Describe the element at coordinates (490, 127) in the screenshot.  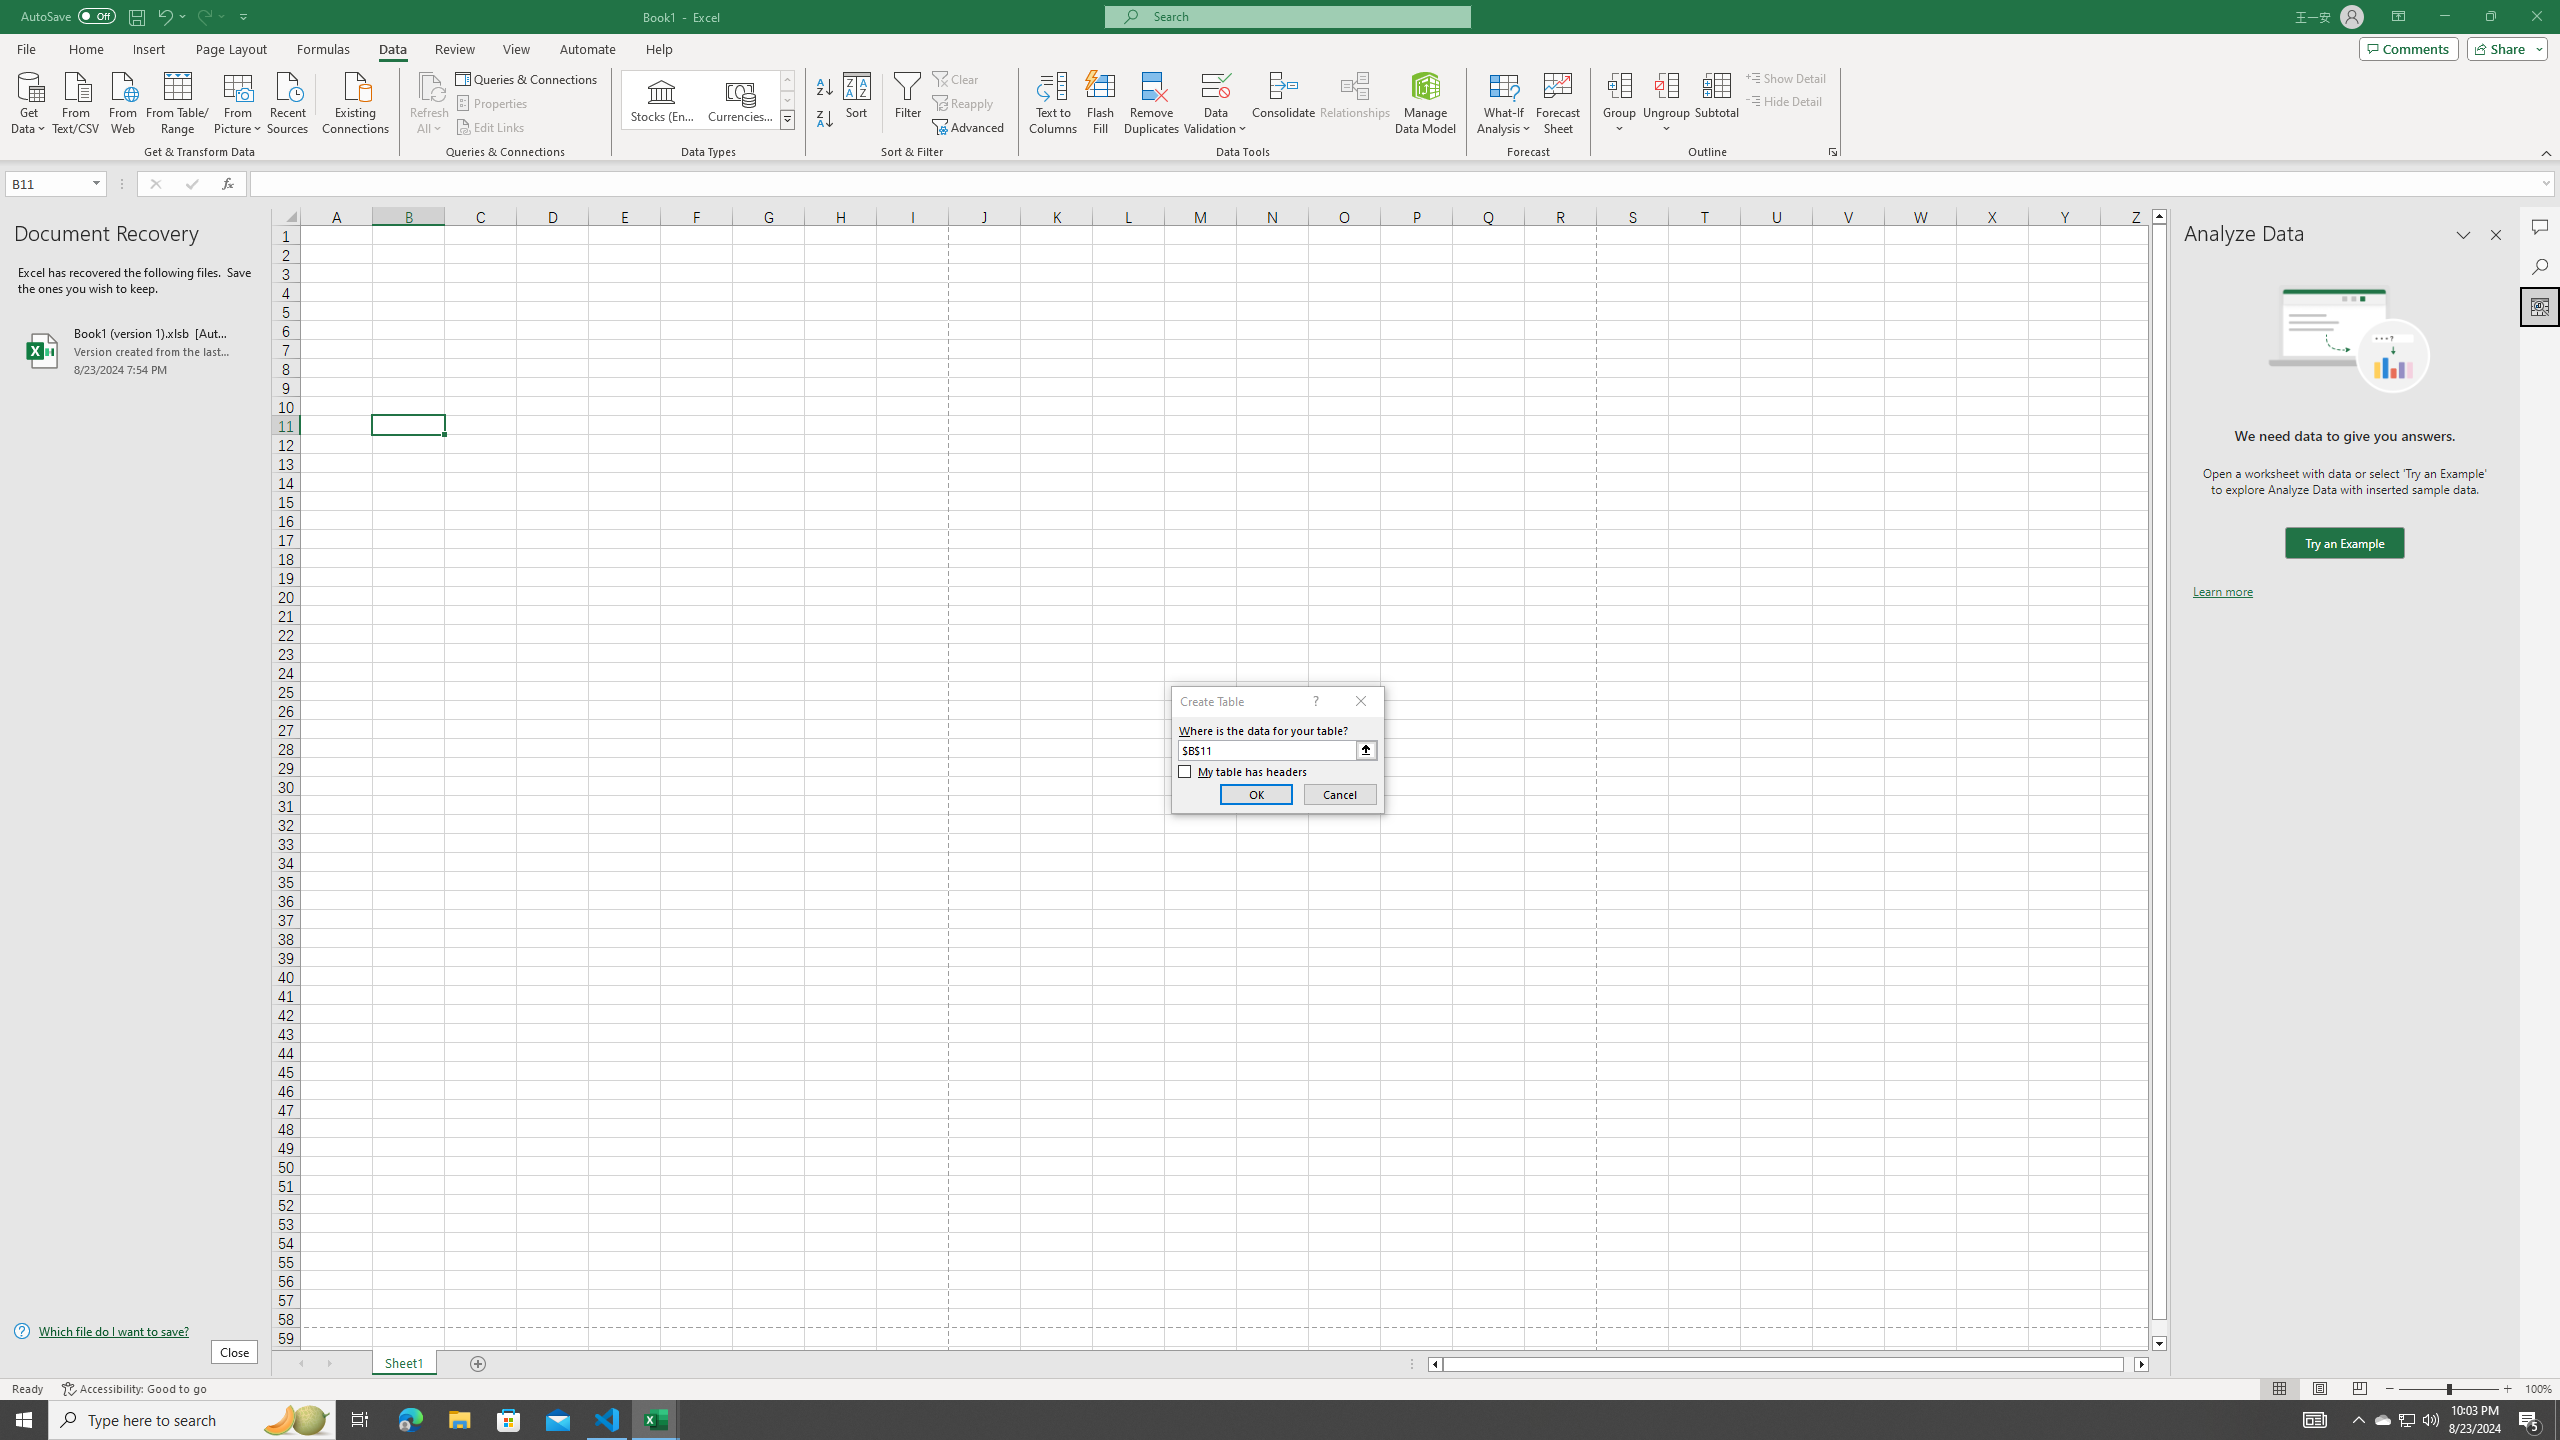
I see `'Edit Links'` at that location.